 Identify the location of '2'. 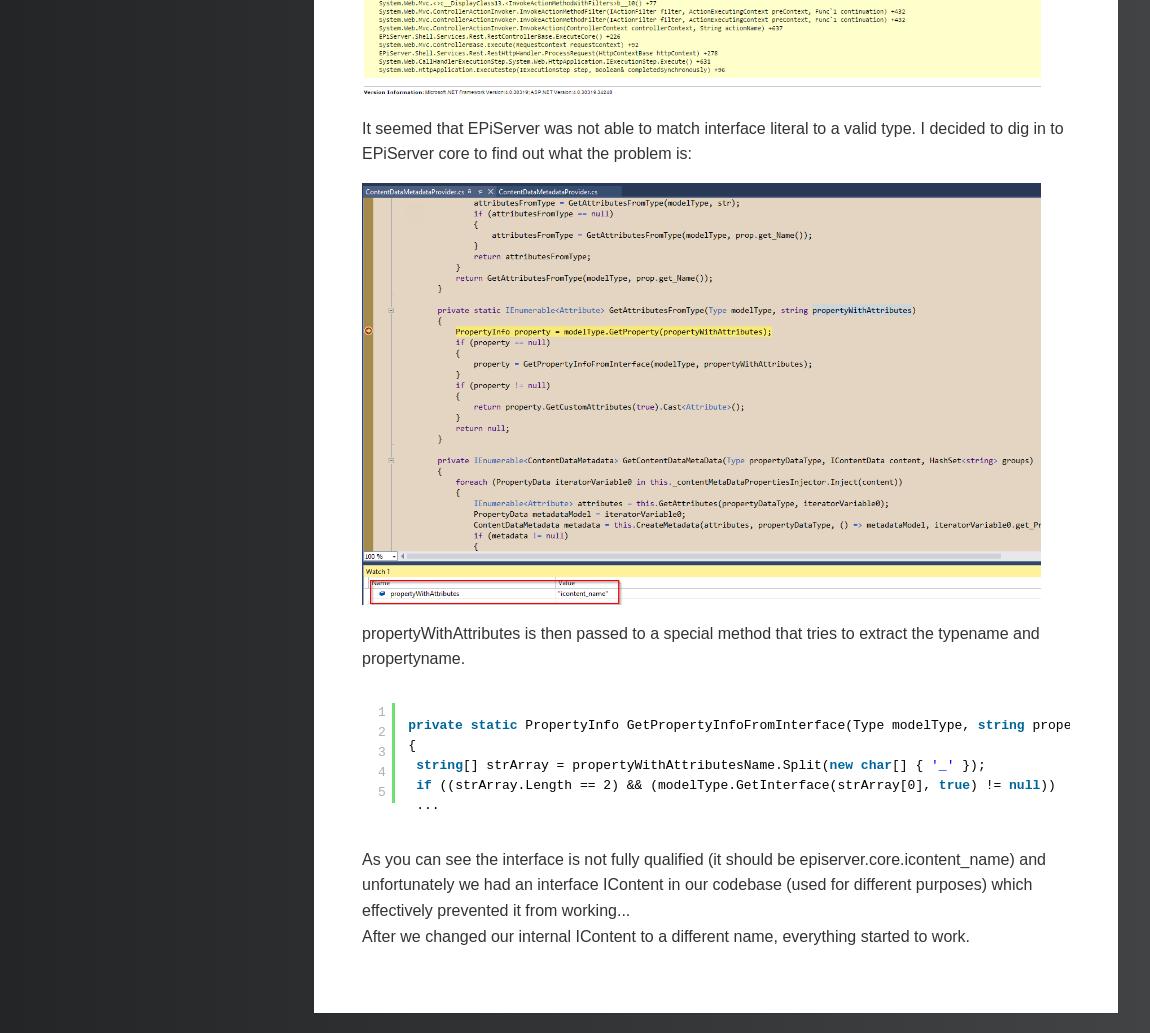
(381, 731).